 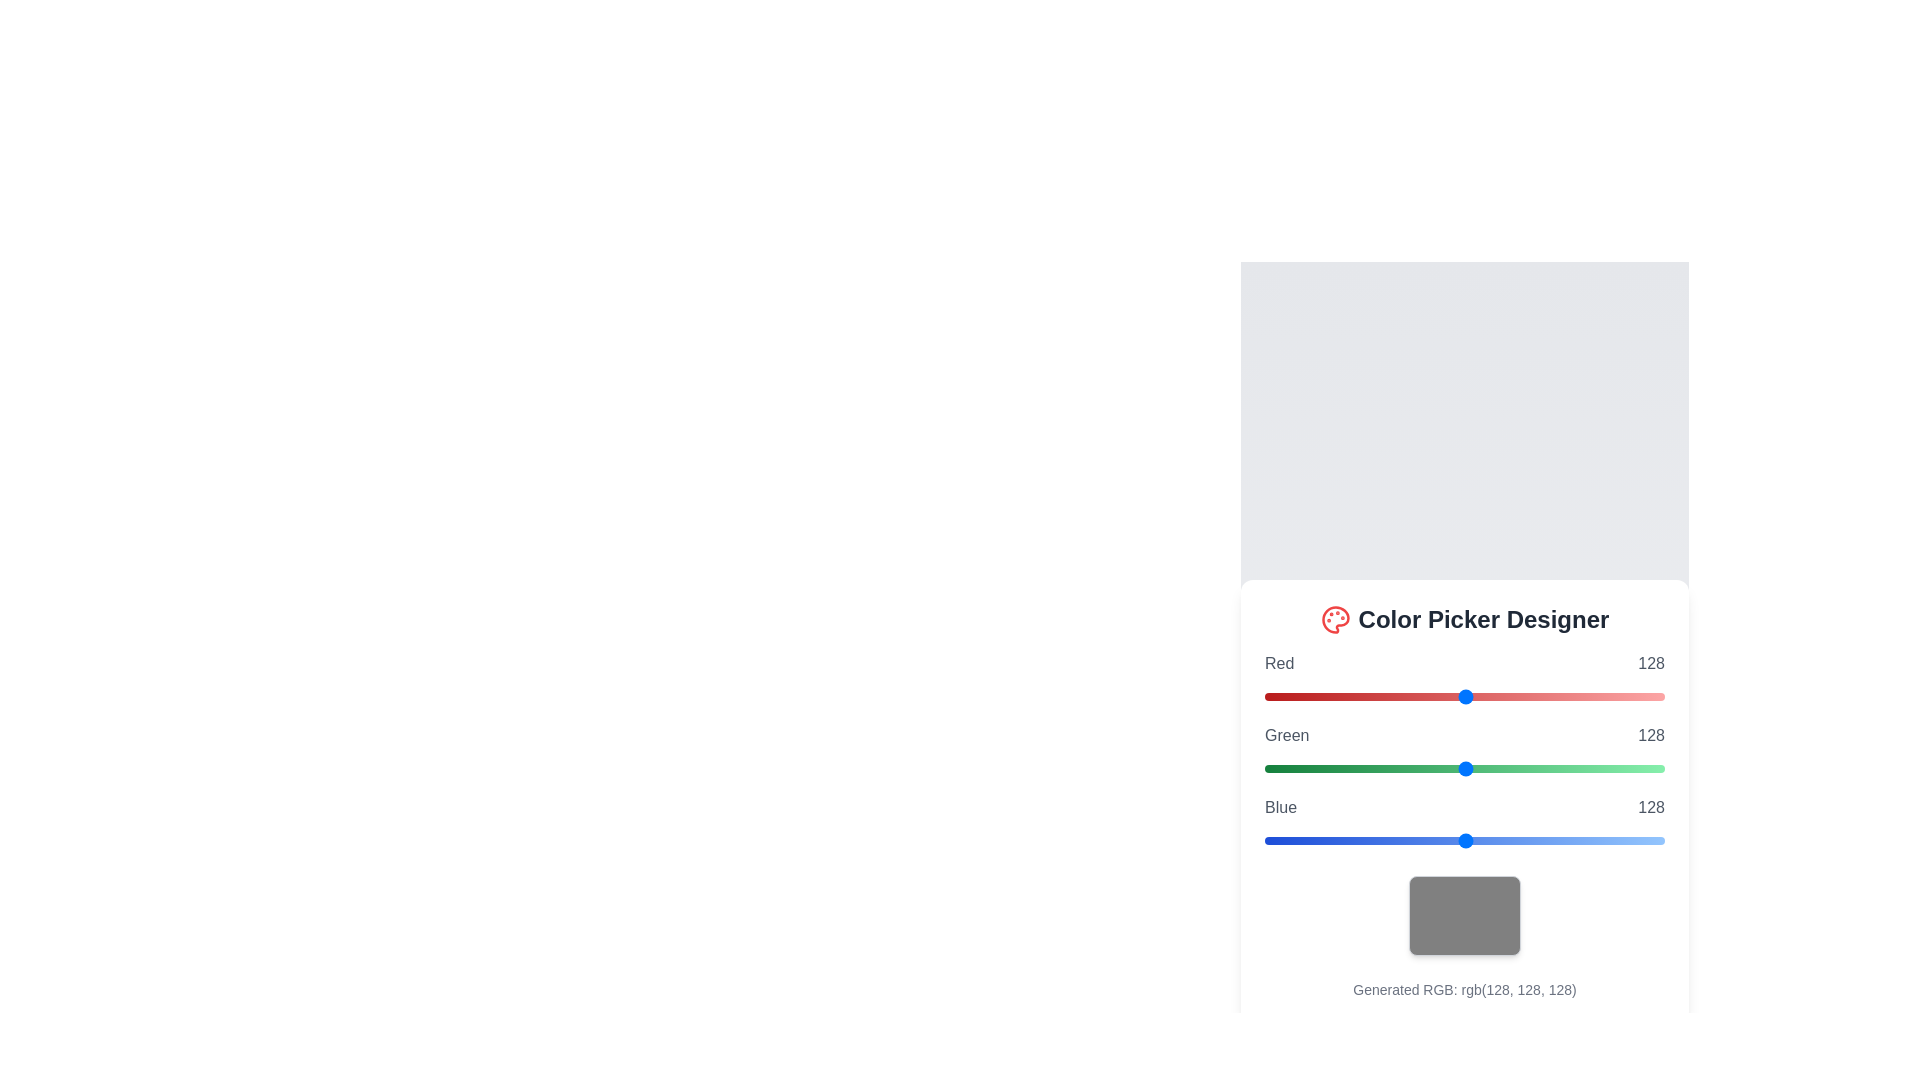 I want to click on the green slider to set its value to 6, so click(x=1273, y=767).